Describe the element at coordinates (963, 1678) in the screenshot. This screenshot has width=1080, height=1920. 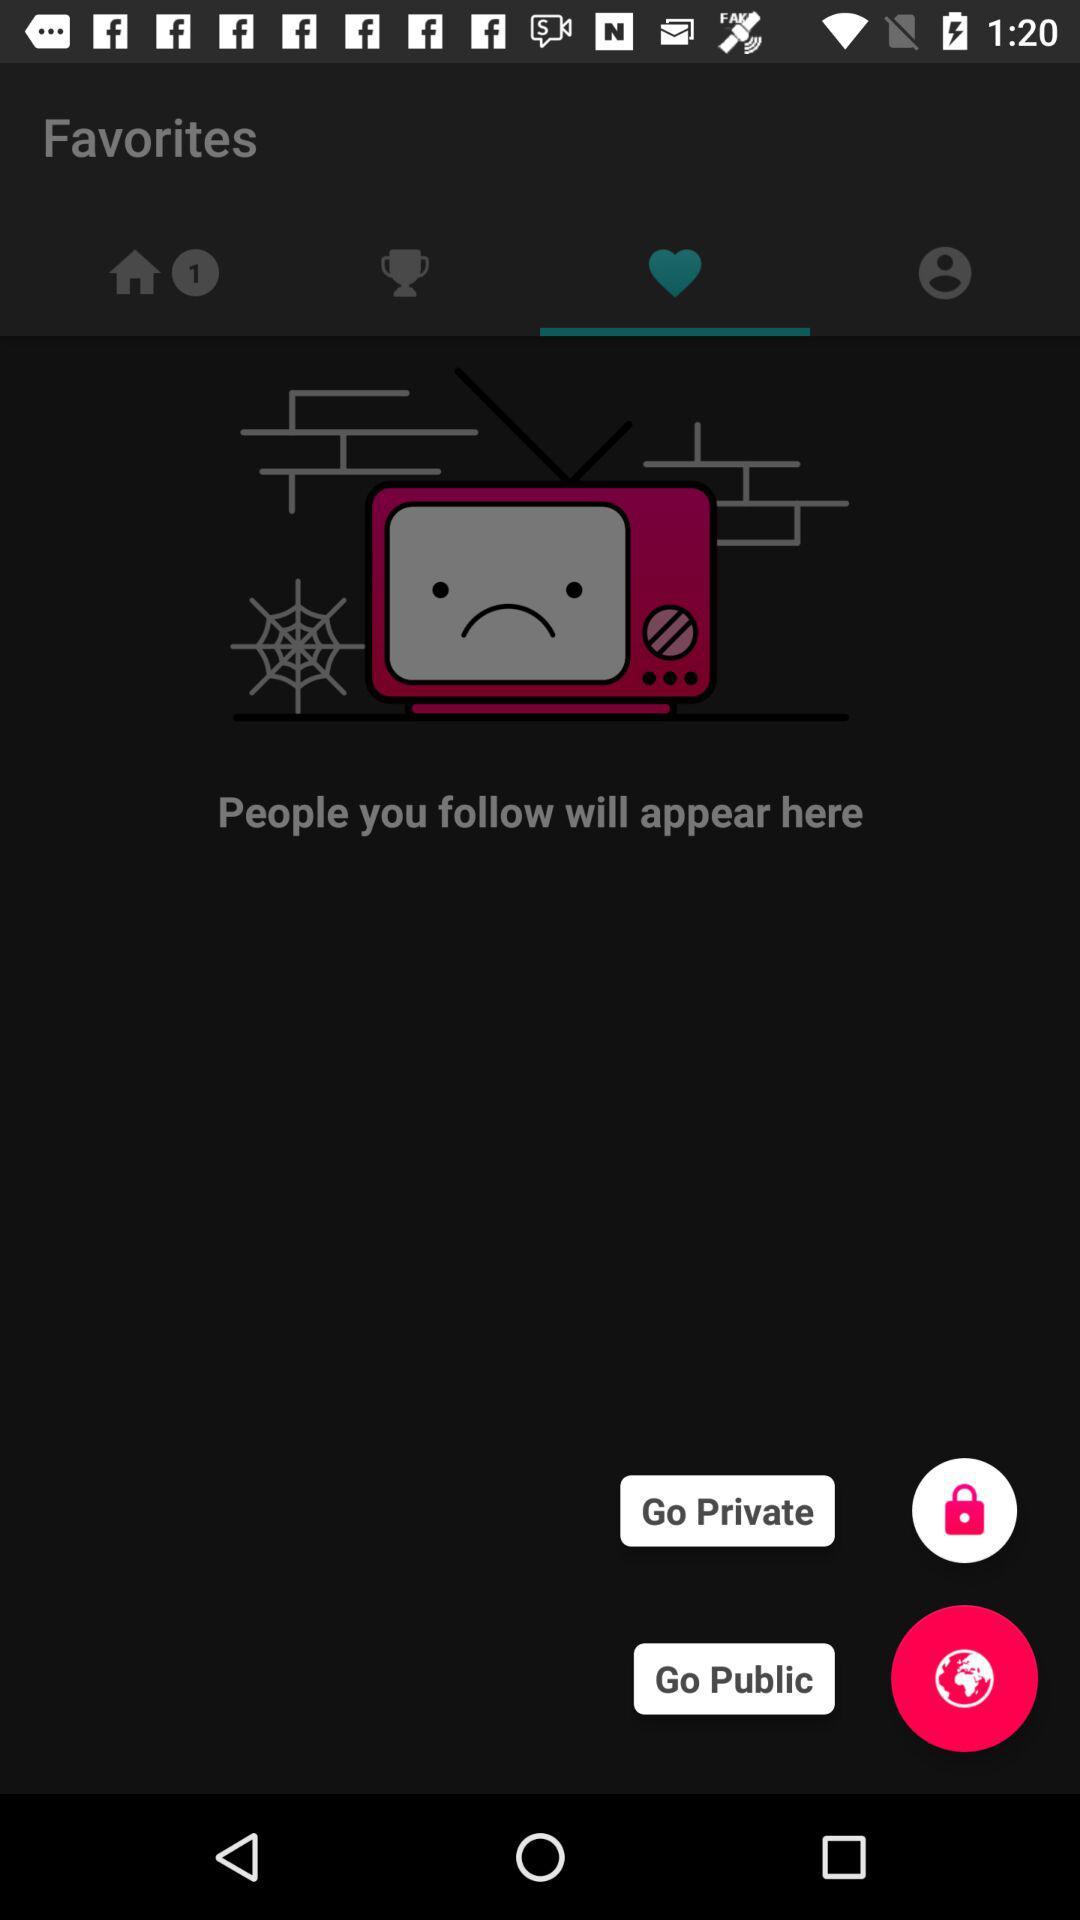
I see `make it public` at that location.